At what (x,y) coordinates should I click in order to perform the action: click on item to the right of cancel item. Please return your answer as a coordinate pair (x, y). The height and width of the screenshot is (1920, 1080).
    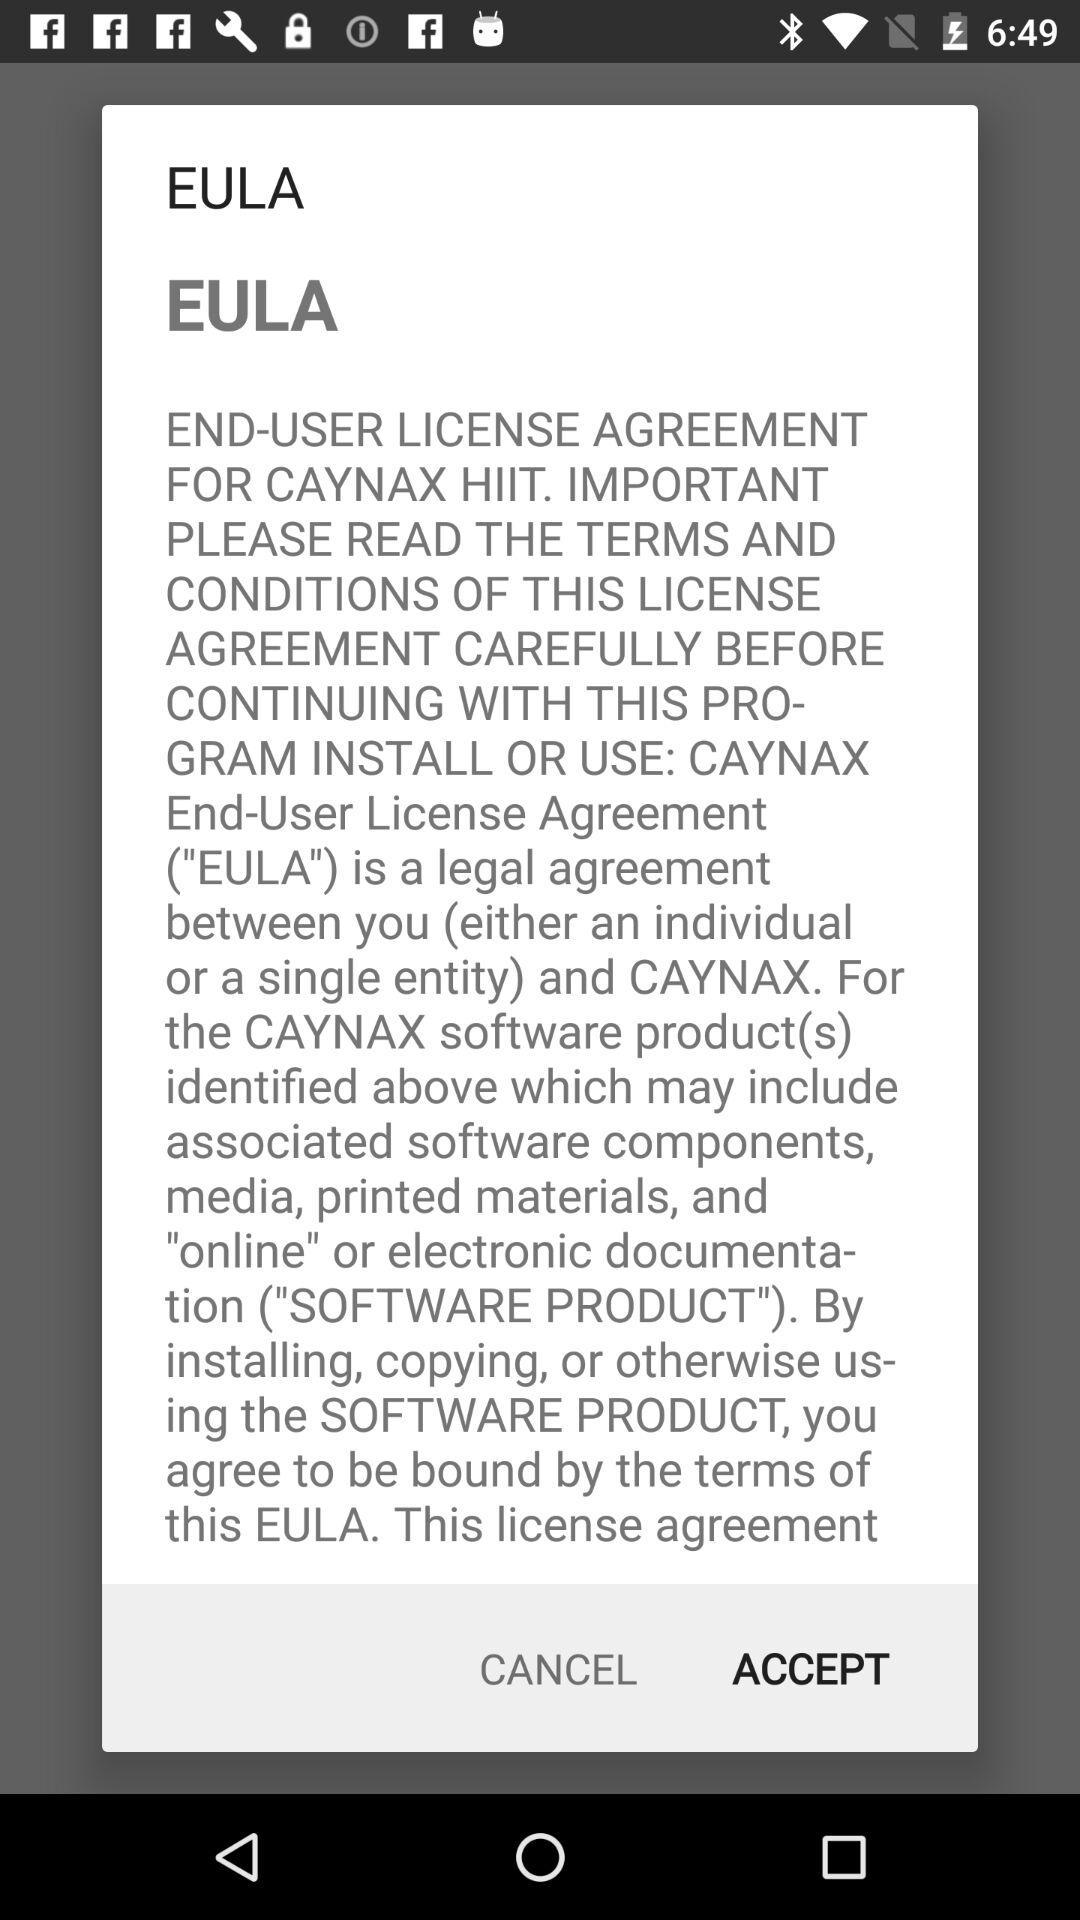
    Looking at the image, I should click on (810, 1668).